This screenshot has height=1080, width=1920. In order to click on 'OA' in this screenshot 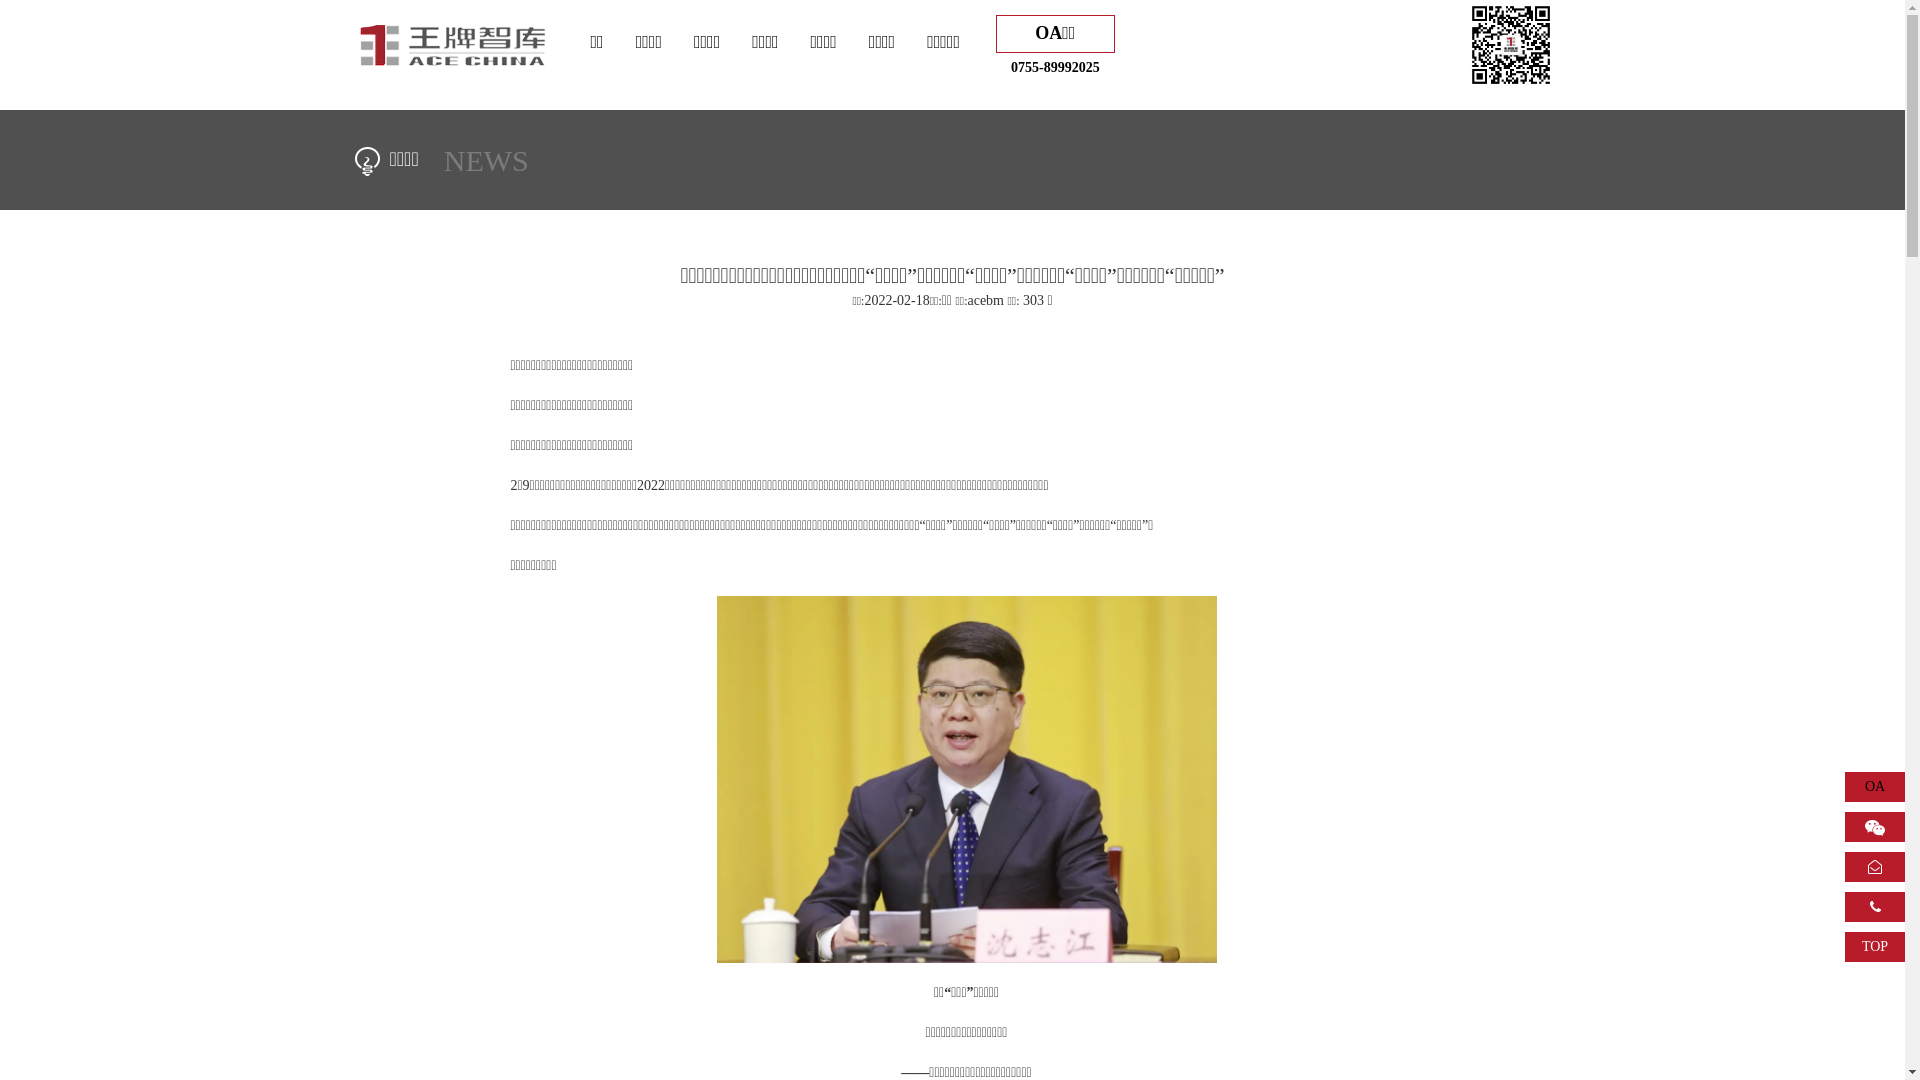, I will do `click(1874, 785)`.